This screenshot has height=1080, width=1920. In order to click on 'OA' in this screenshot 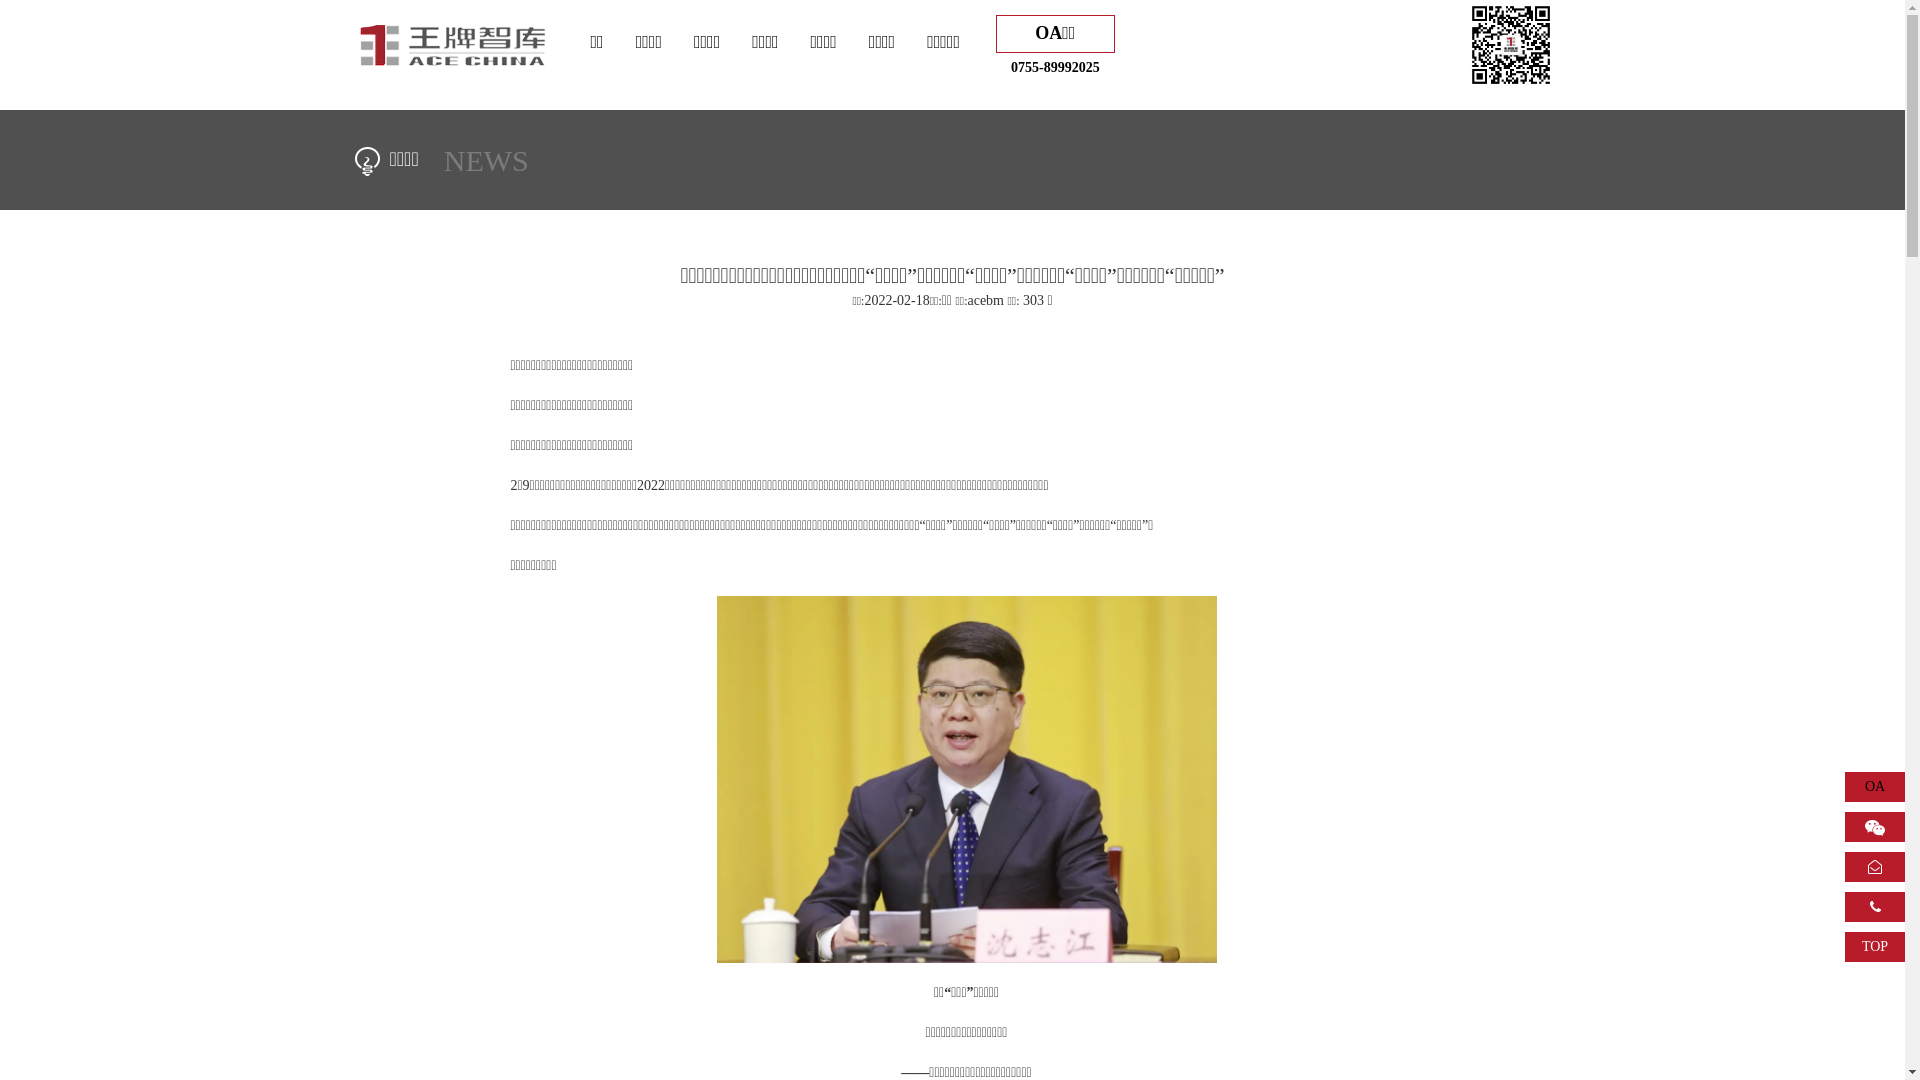, I will do `click(1874, 785)`.